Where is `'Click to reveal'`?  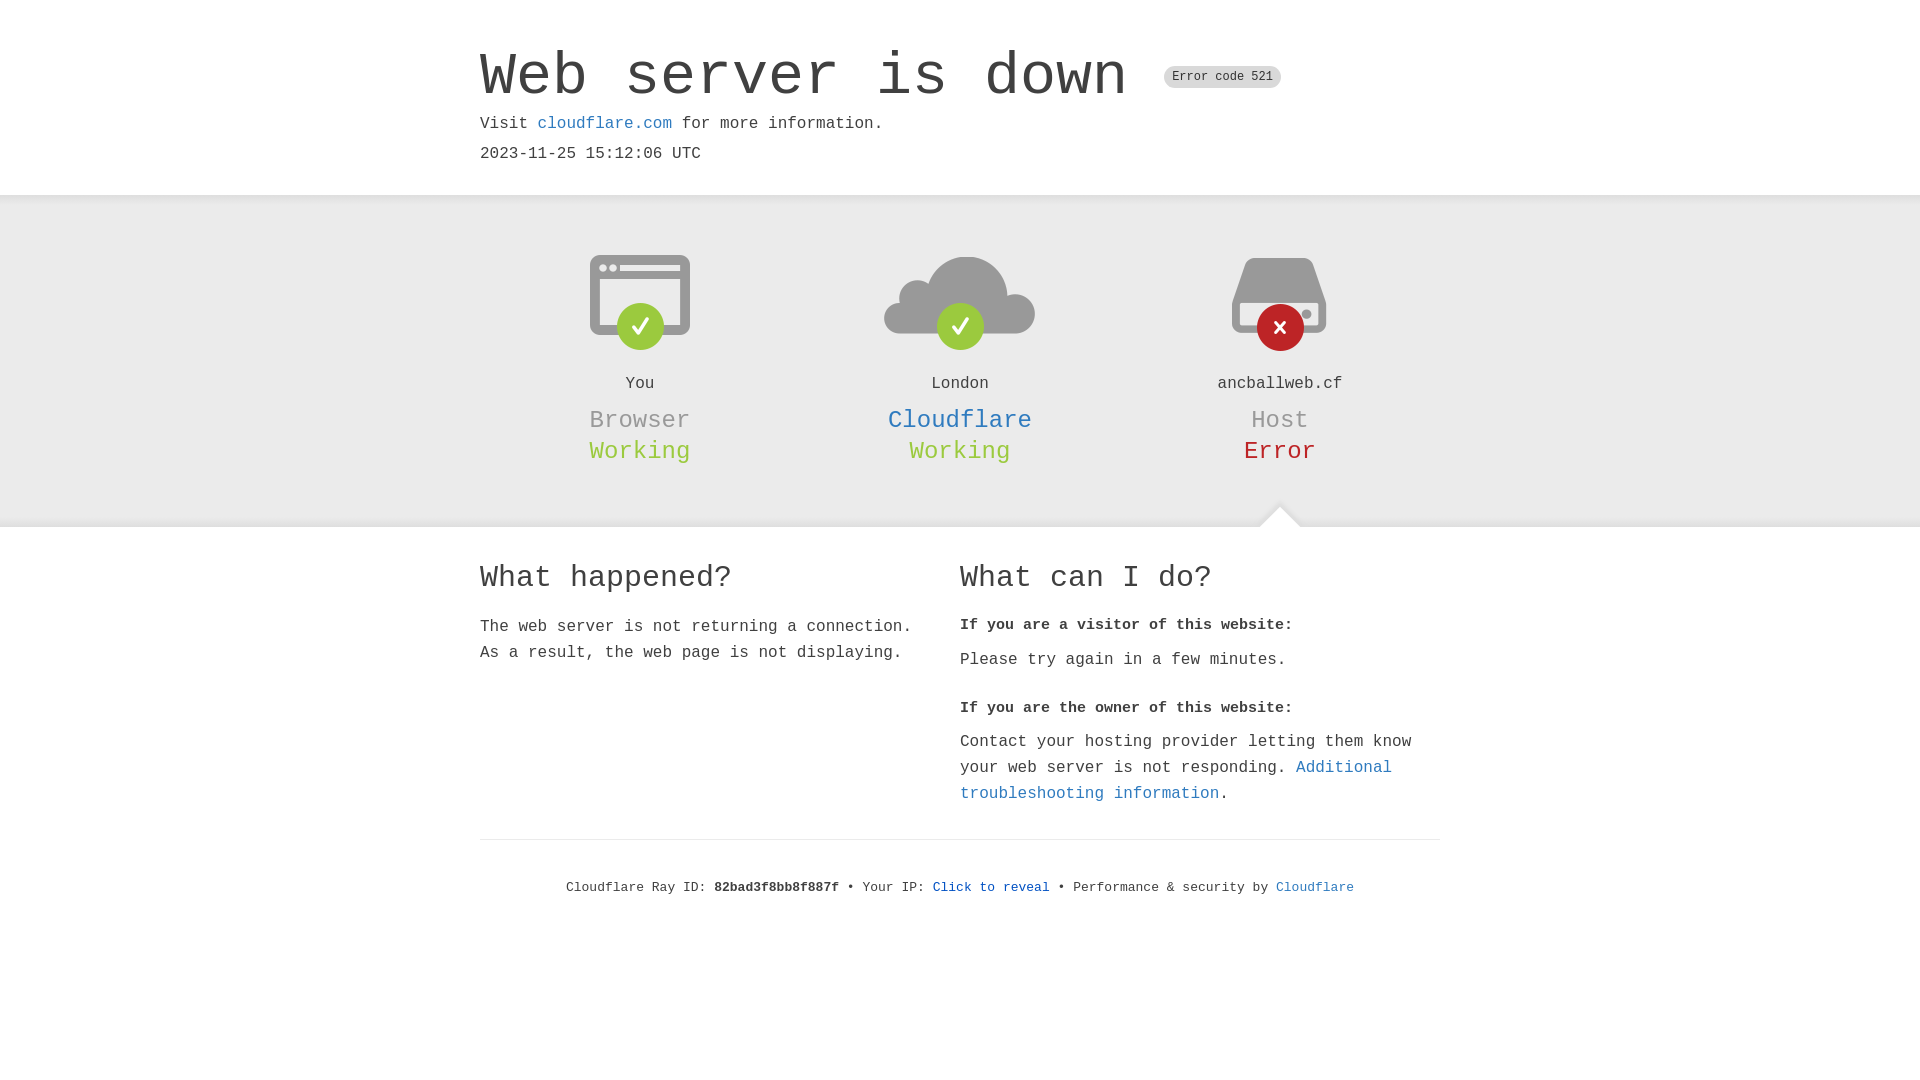 'Click to reveal' is located at coordinates (991, 886).